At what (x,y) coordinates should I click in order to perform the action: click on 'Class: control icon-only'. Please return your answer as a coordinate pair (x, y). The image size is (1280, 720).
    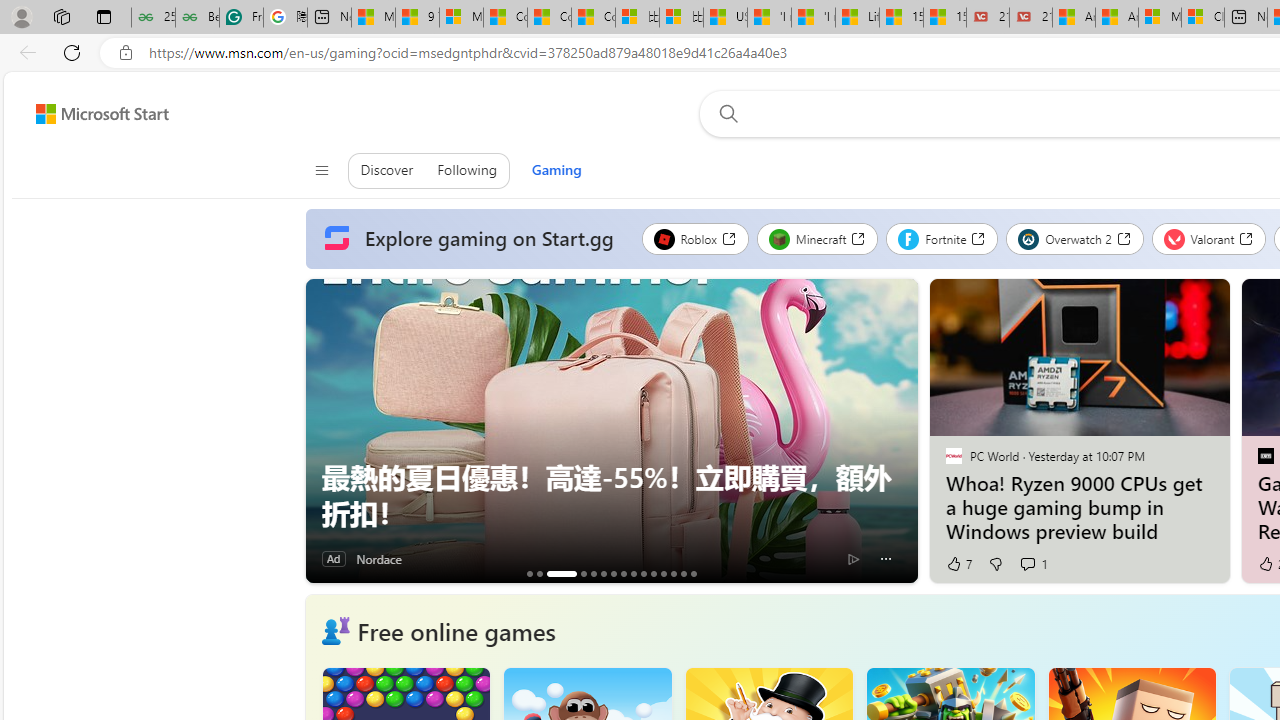
    Looking at the image, I should click on (321, 170).